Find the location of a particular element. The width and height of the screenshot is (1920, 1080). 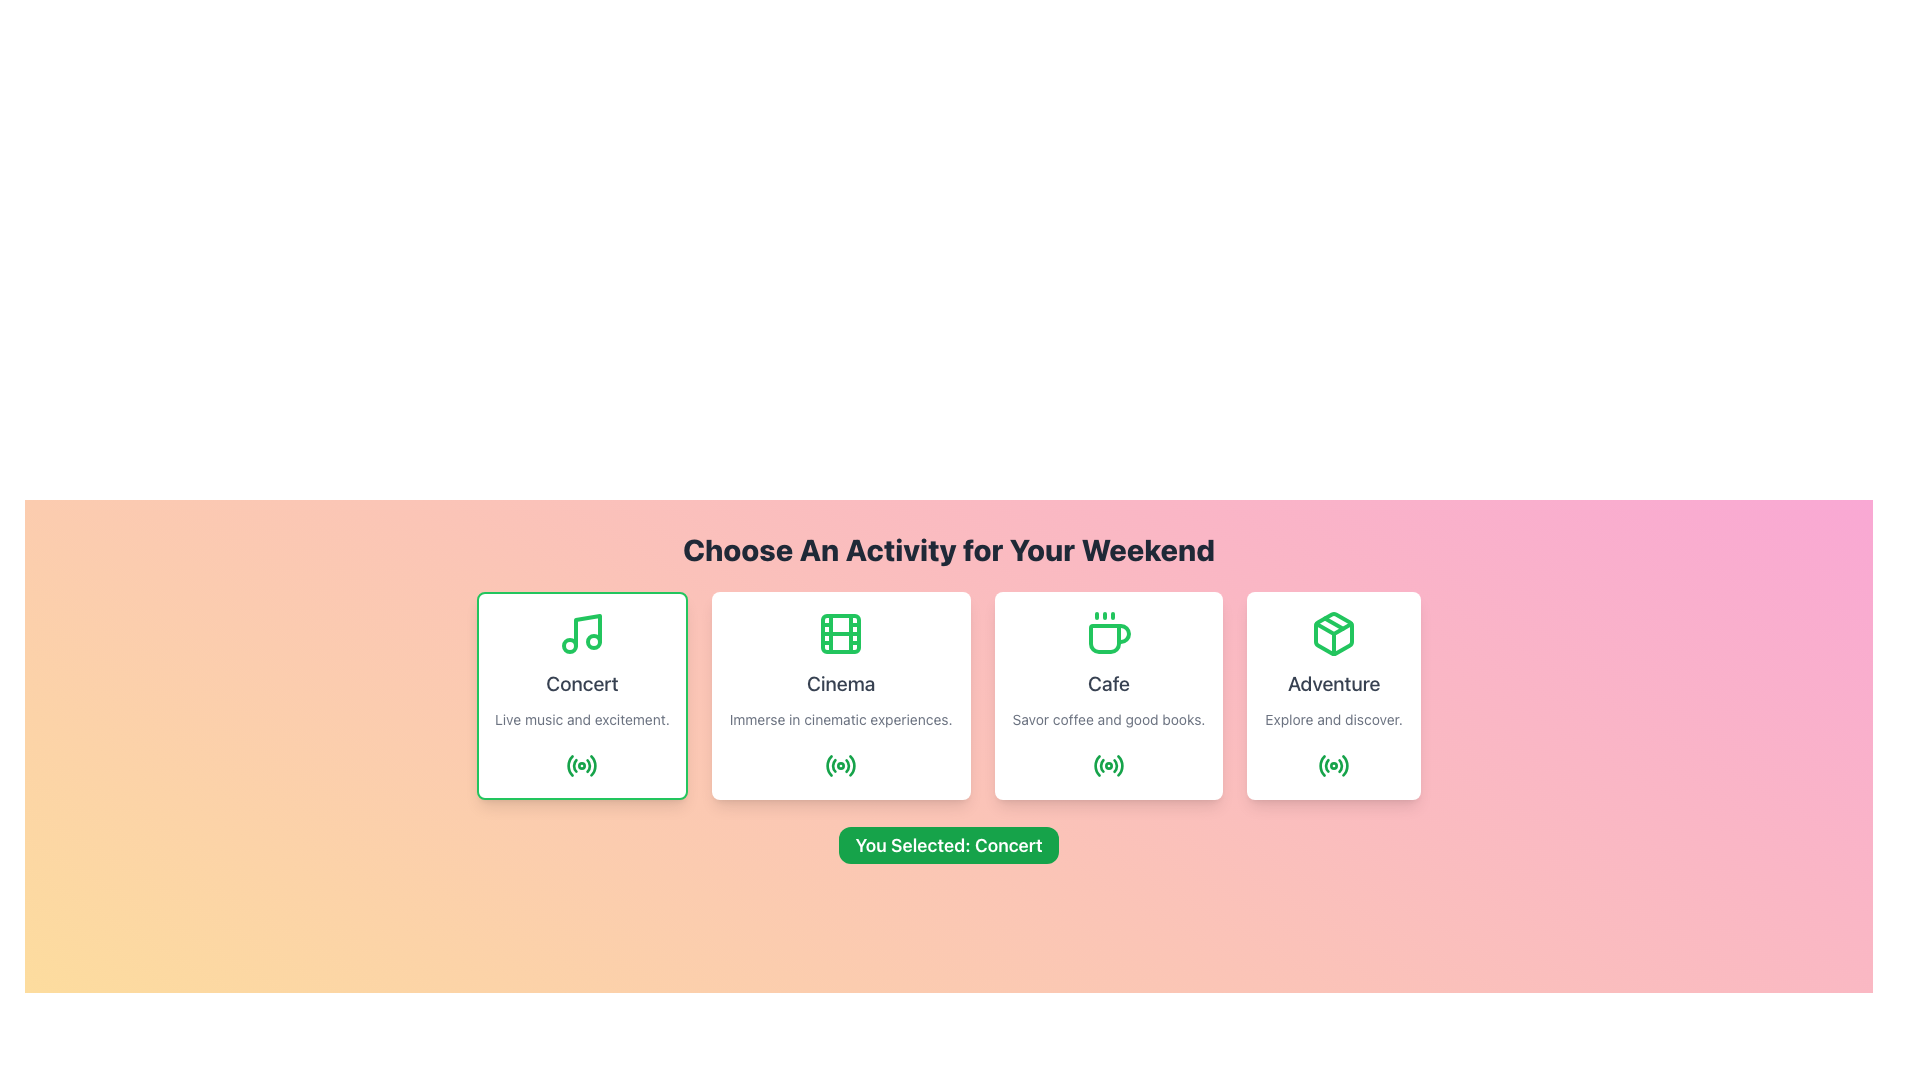

the green rectangular text banner that displays 'You Selected: Concert', which is located below the activity selection cards is located at coordinates (948, 844).